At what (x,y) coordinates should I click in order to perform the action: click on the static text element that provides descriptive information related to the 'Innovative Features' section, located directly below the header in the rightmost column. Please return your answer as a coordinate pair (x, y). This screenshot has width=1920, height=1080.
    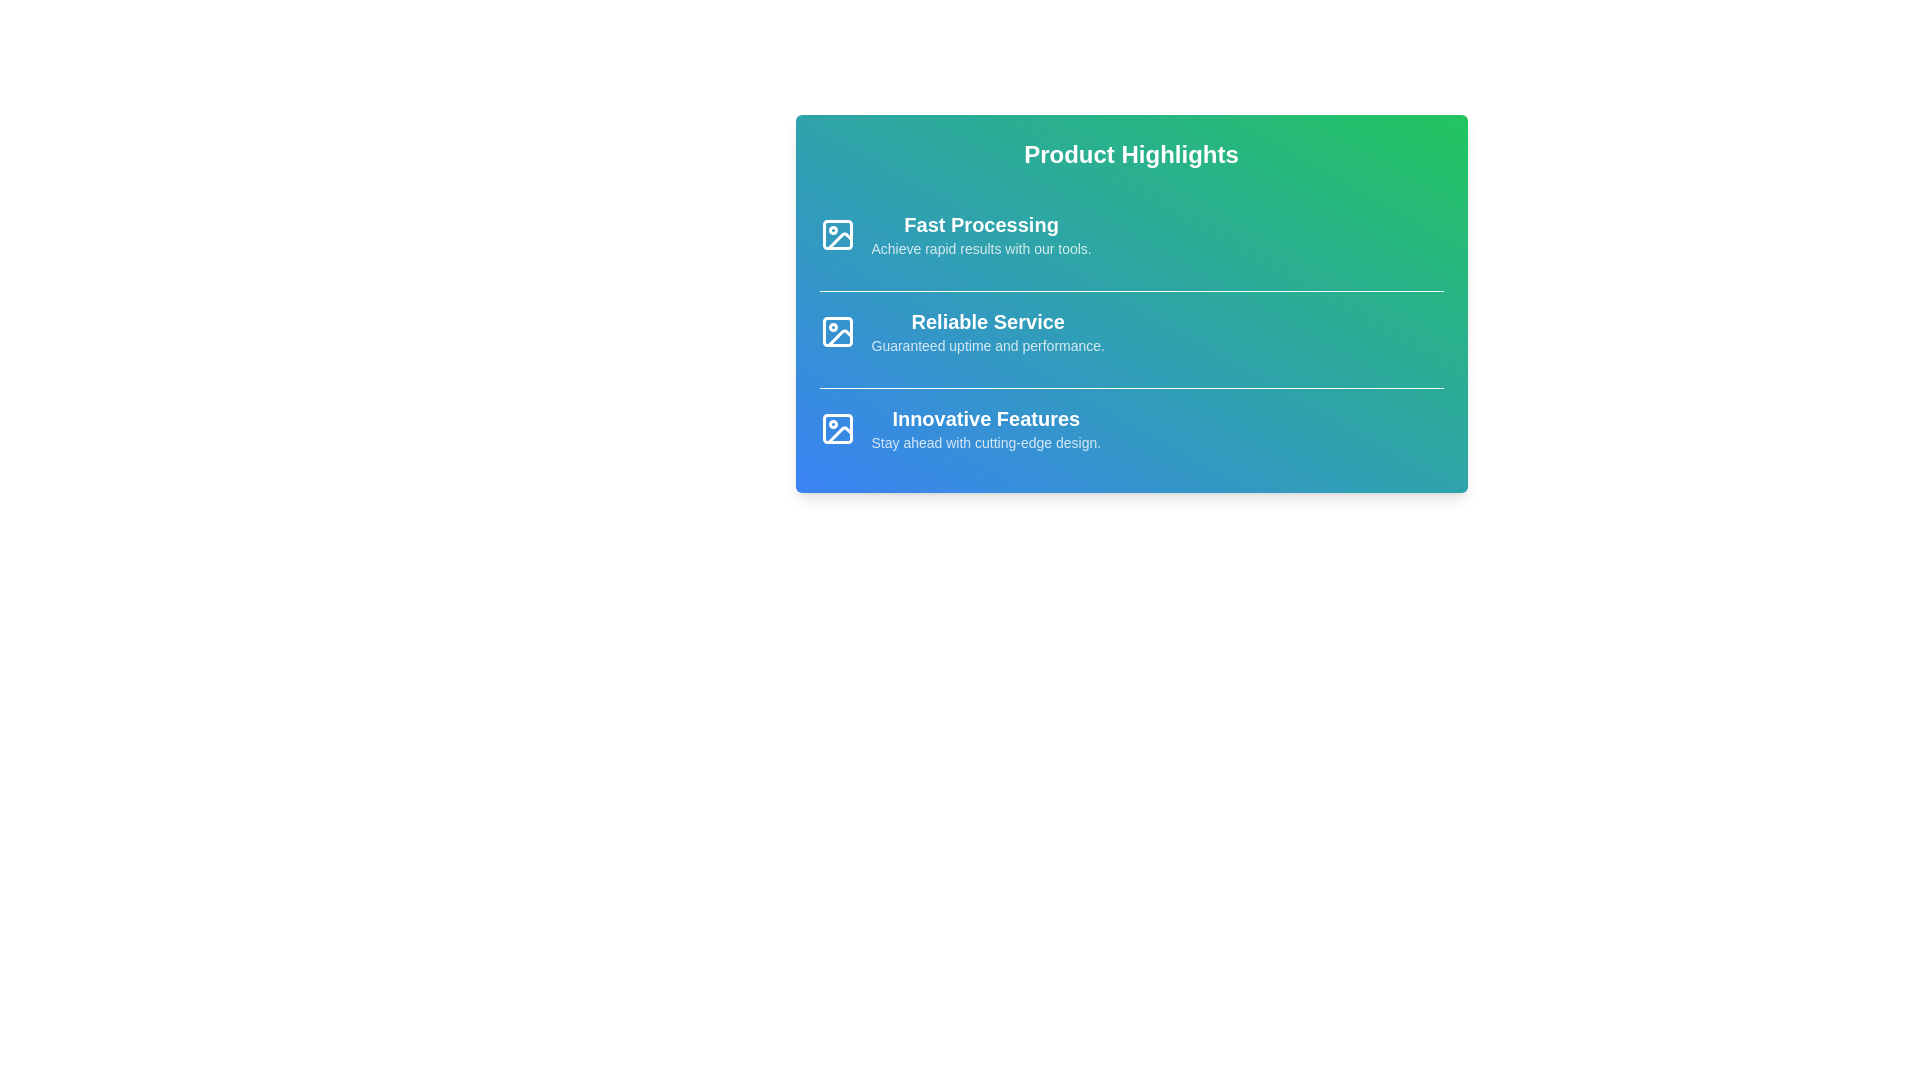
    Looking at the image, I should click on (986, 442).